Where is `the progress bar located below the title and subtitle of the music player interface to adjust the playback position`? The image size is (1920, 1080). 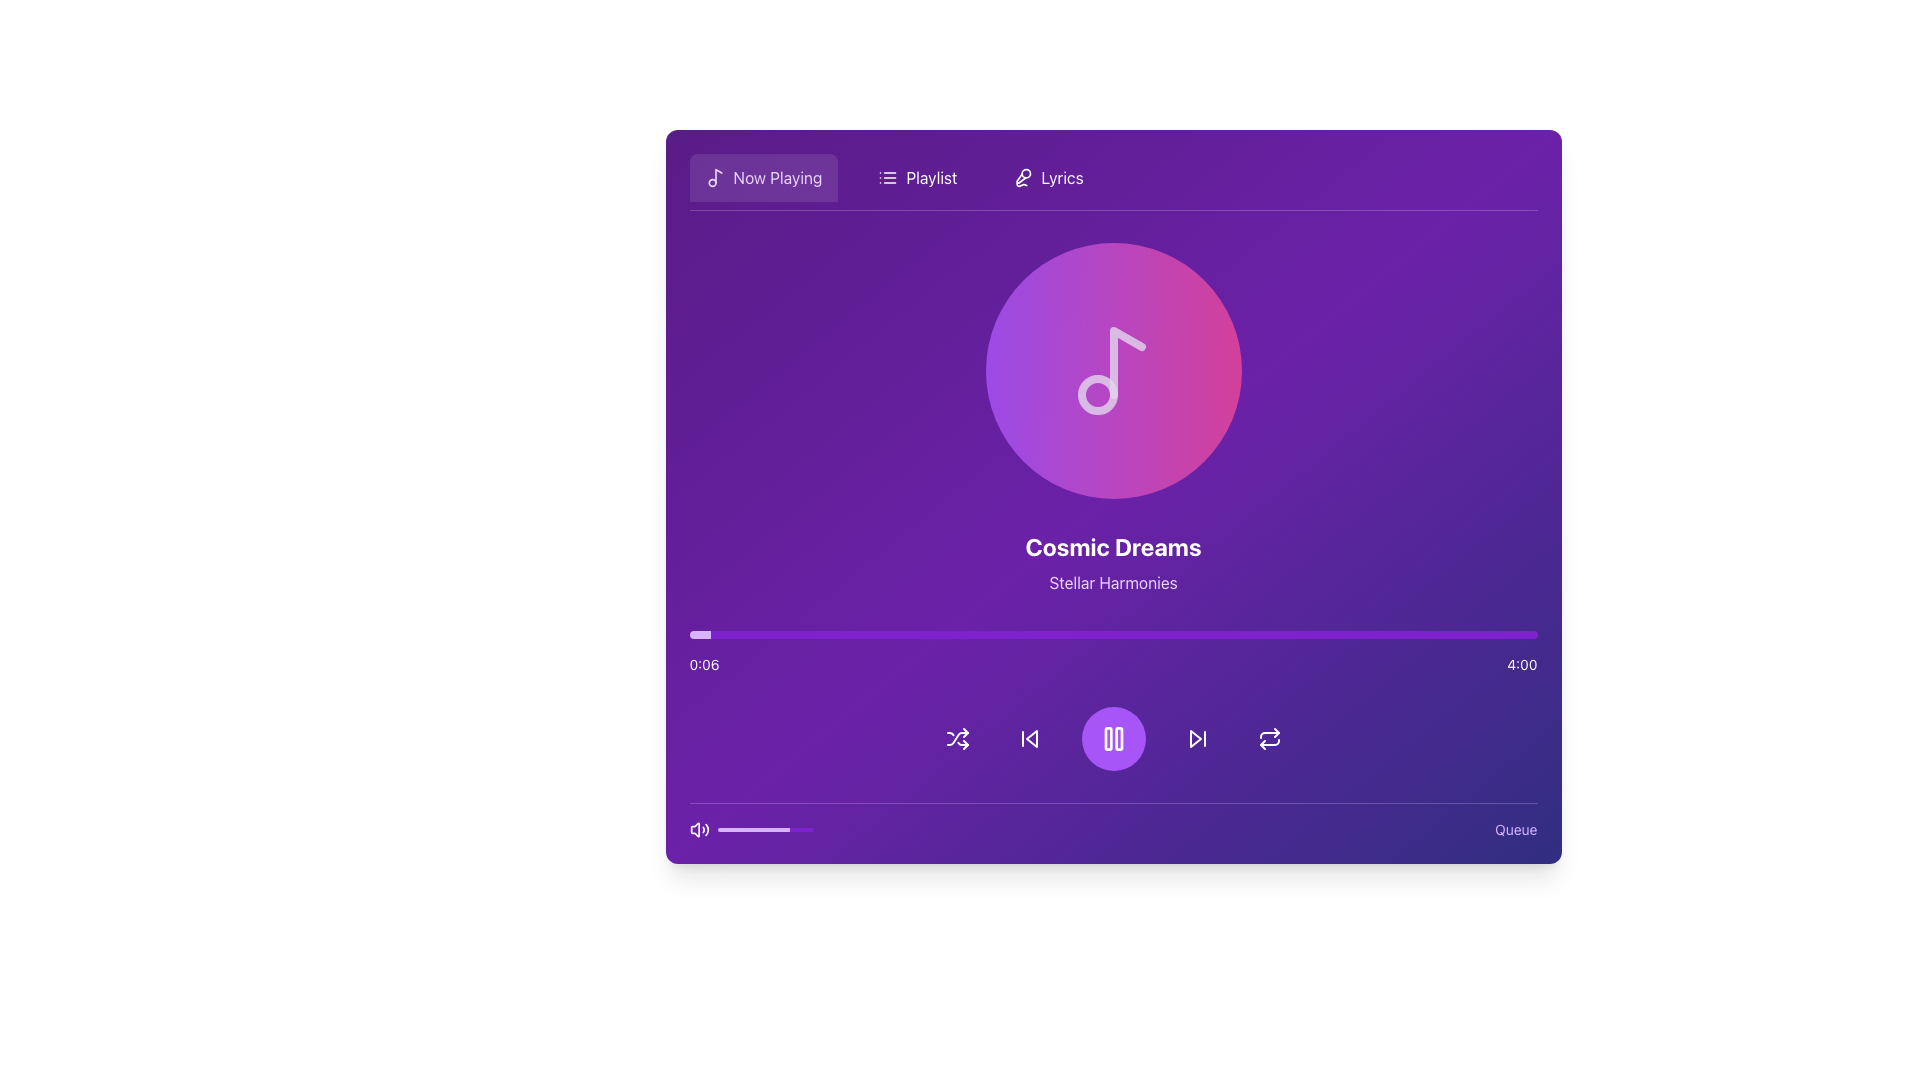 the progress bar located below the title and subtitle of the music player interface to adjust the playback position is located at coordinates (1112, 651).